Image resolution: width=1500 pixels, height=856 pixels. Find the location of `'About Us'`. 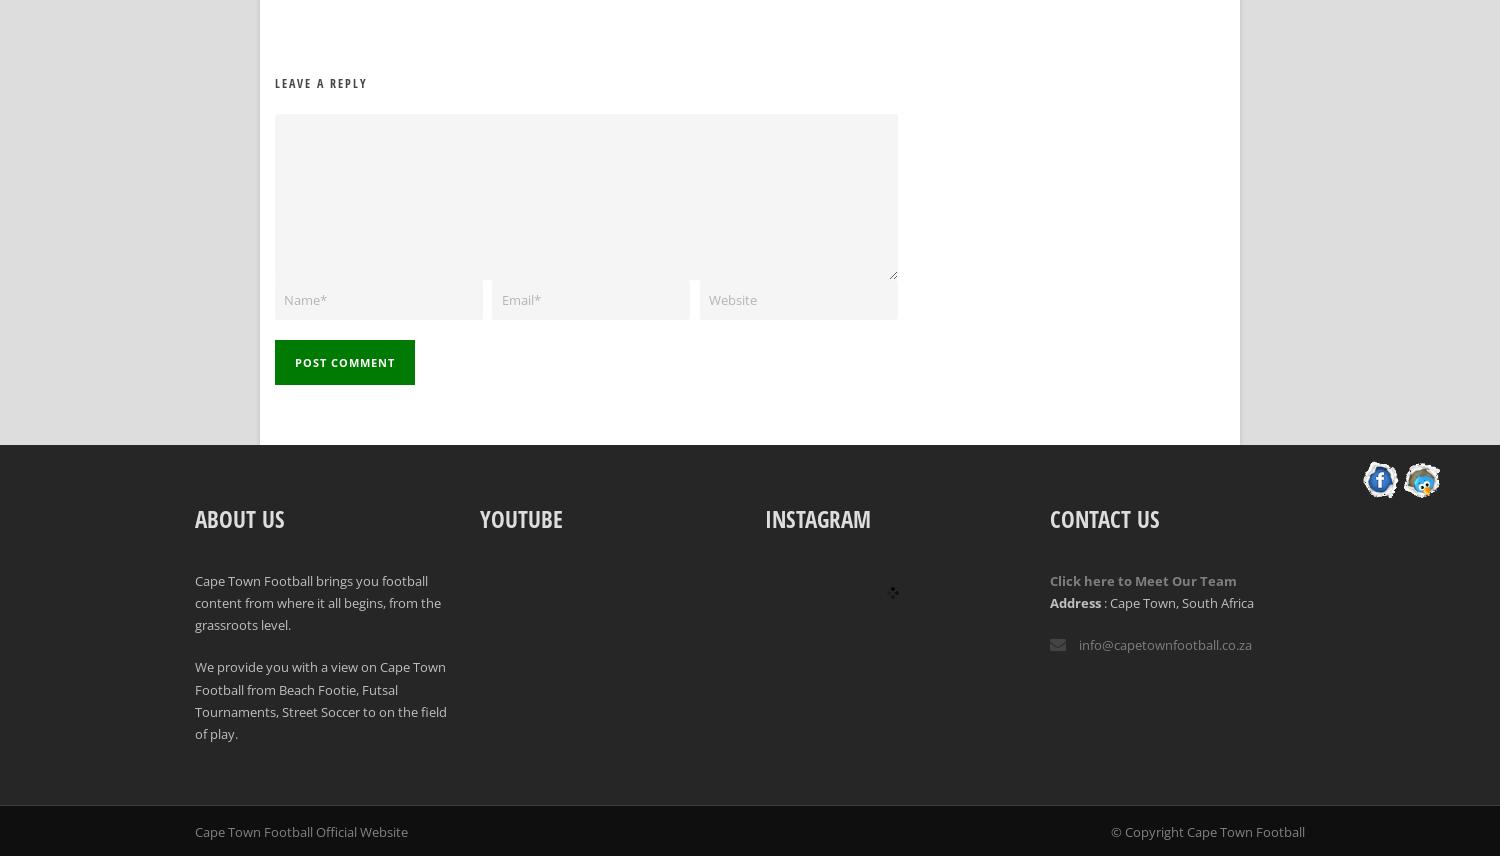

'About Us' is located at coordinates (239, 518).